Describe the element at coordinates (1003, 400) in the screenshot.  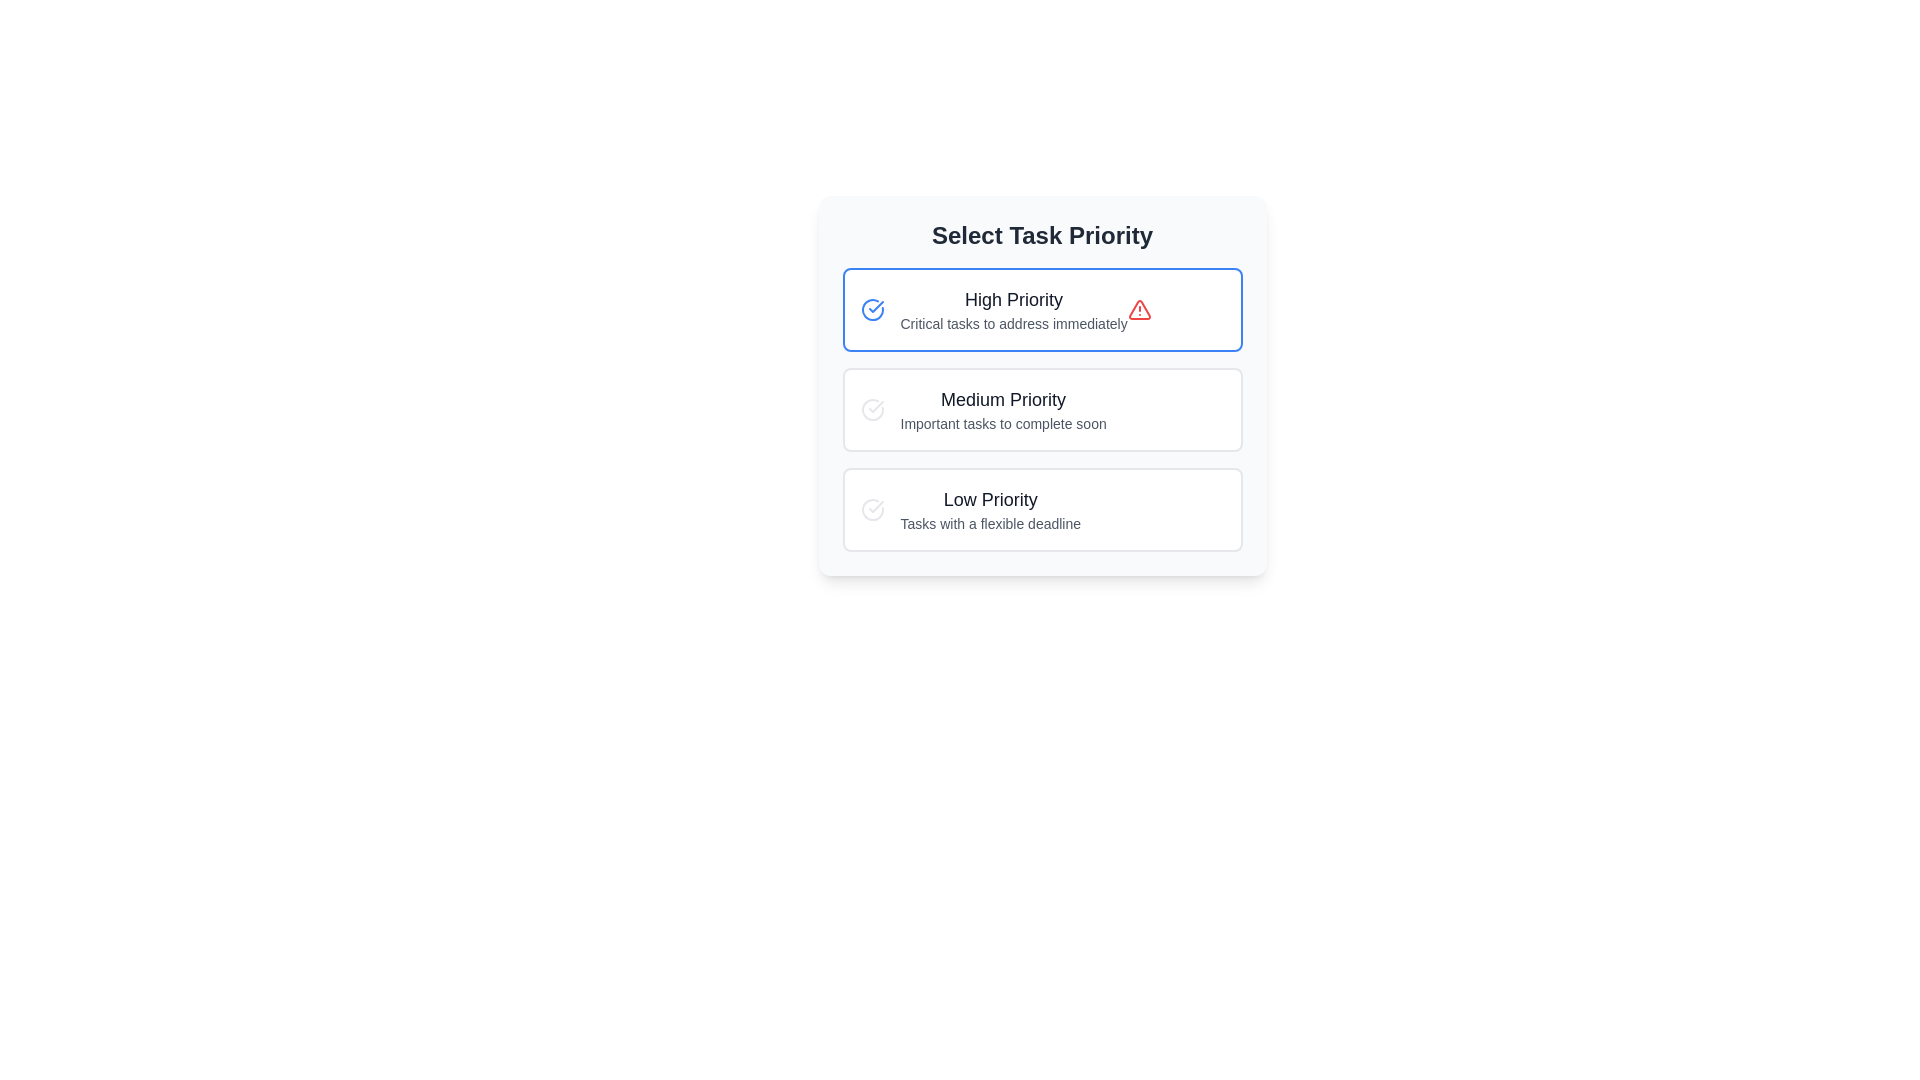
I see `the 'Medium Priority' text label, which serves as a heading for the task category, located between 'High Priority' and 'Important tasks to complete soon'` at that location.